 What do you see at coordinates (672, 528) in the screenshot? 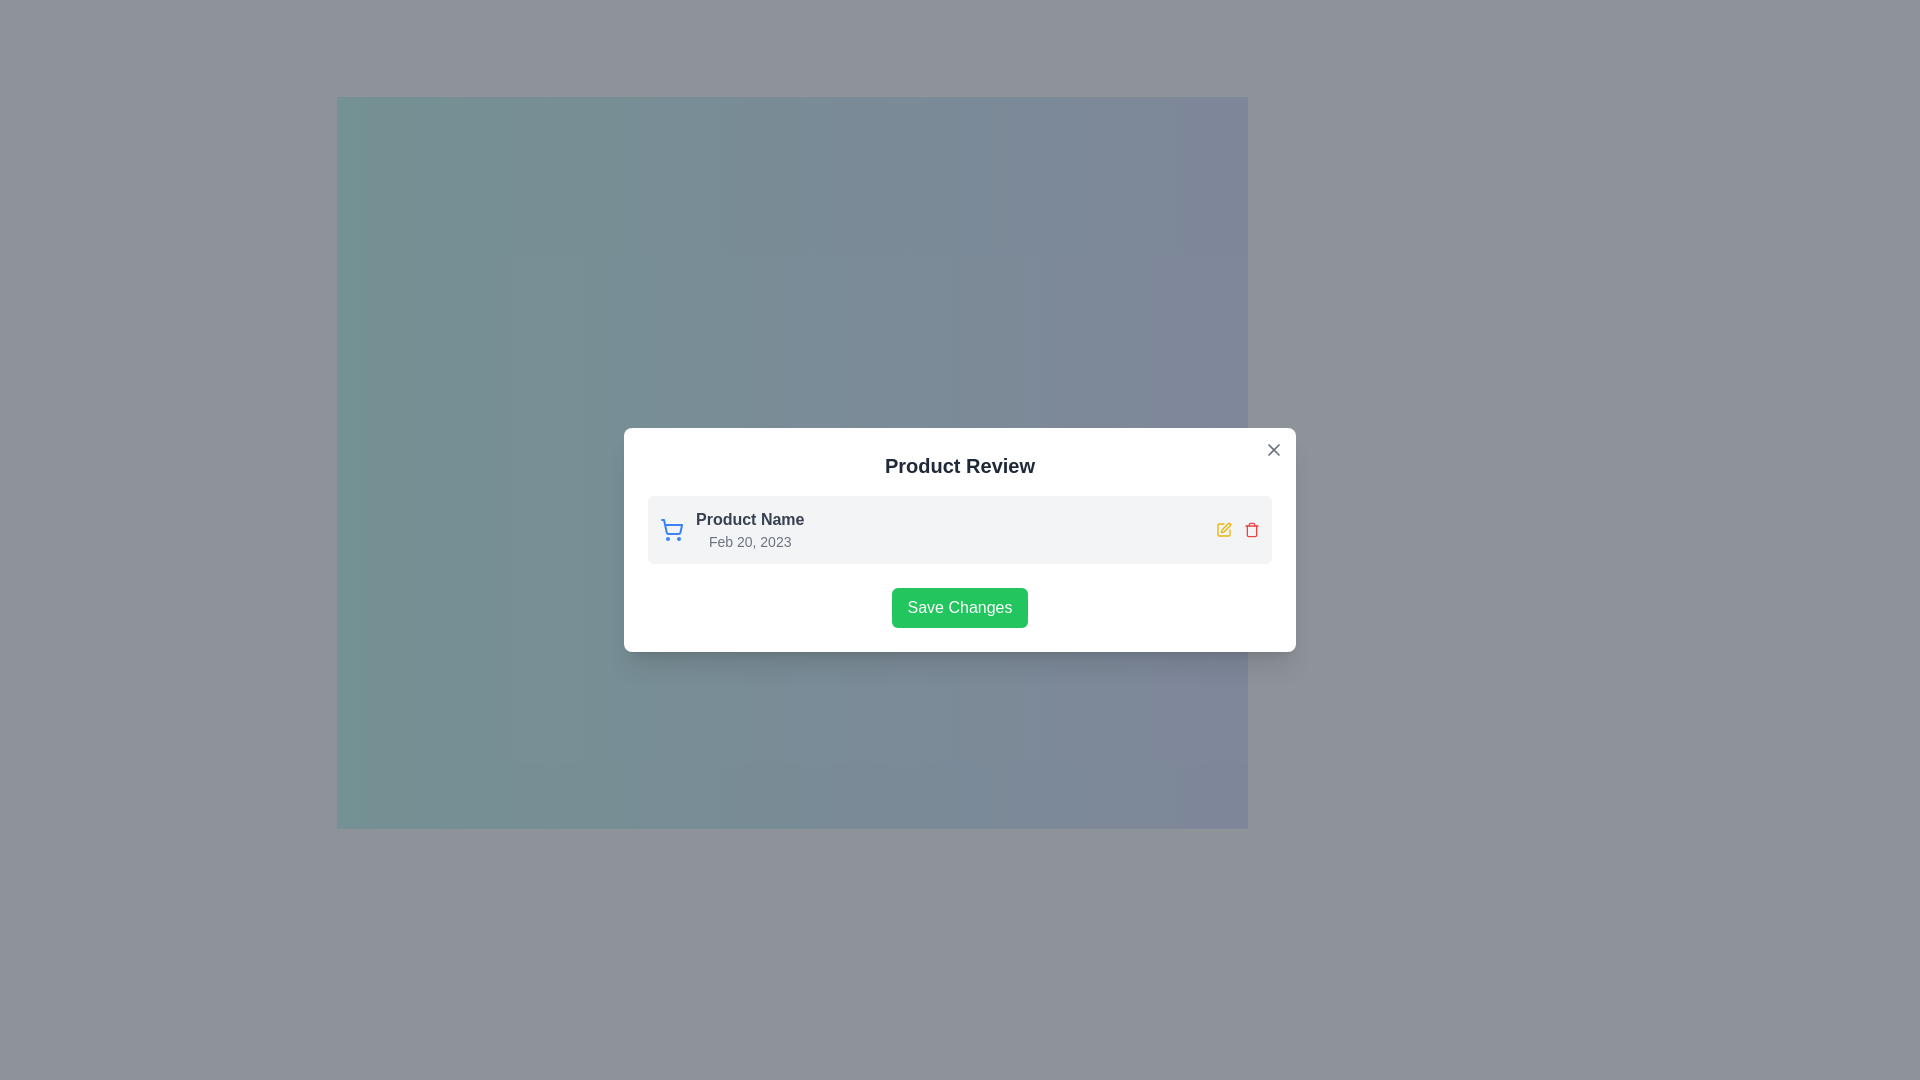
I see `the shopping cart icon with a blue outline, which is positioned prominently to the left of the text 'Product Name' and 'Feb 20, 2023'` at bounding box center [672, 528].